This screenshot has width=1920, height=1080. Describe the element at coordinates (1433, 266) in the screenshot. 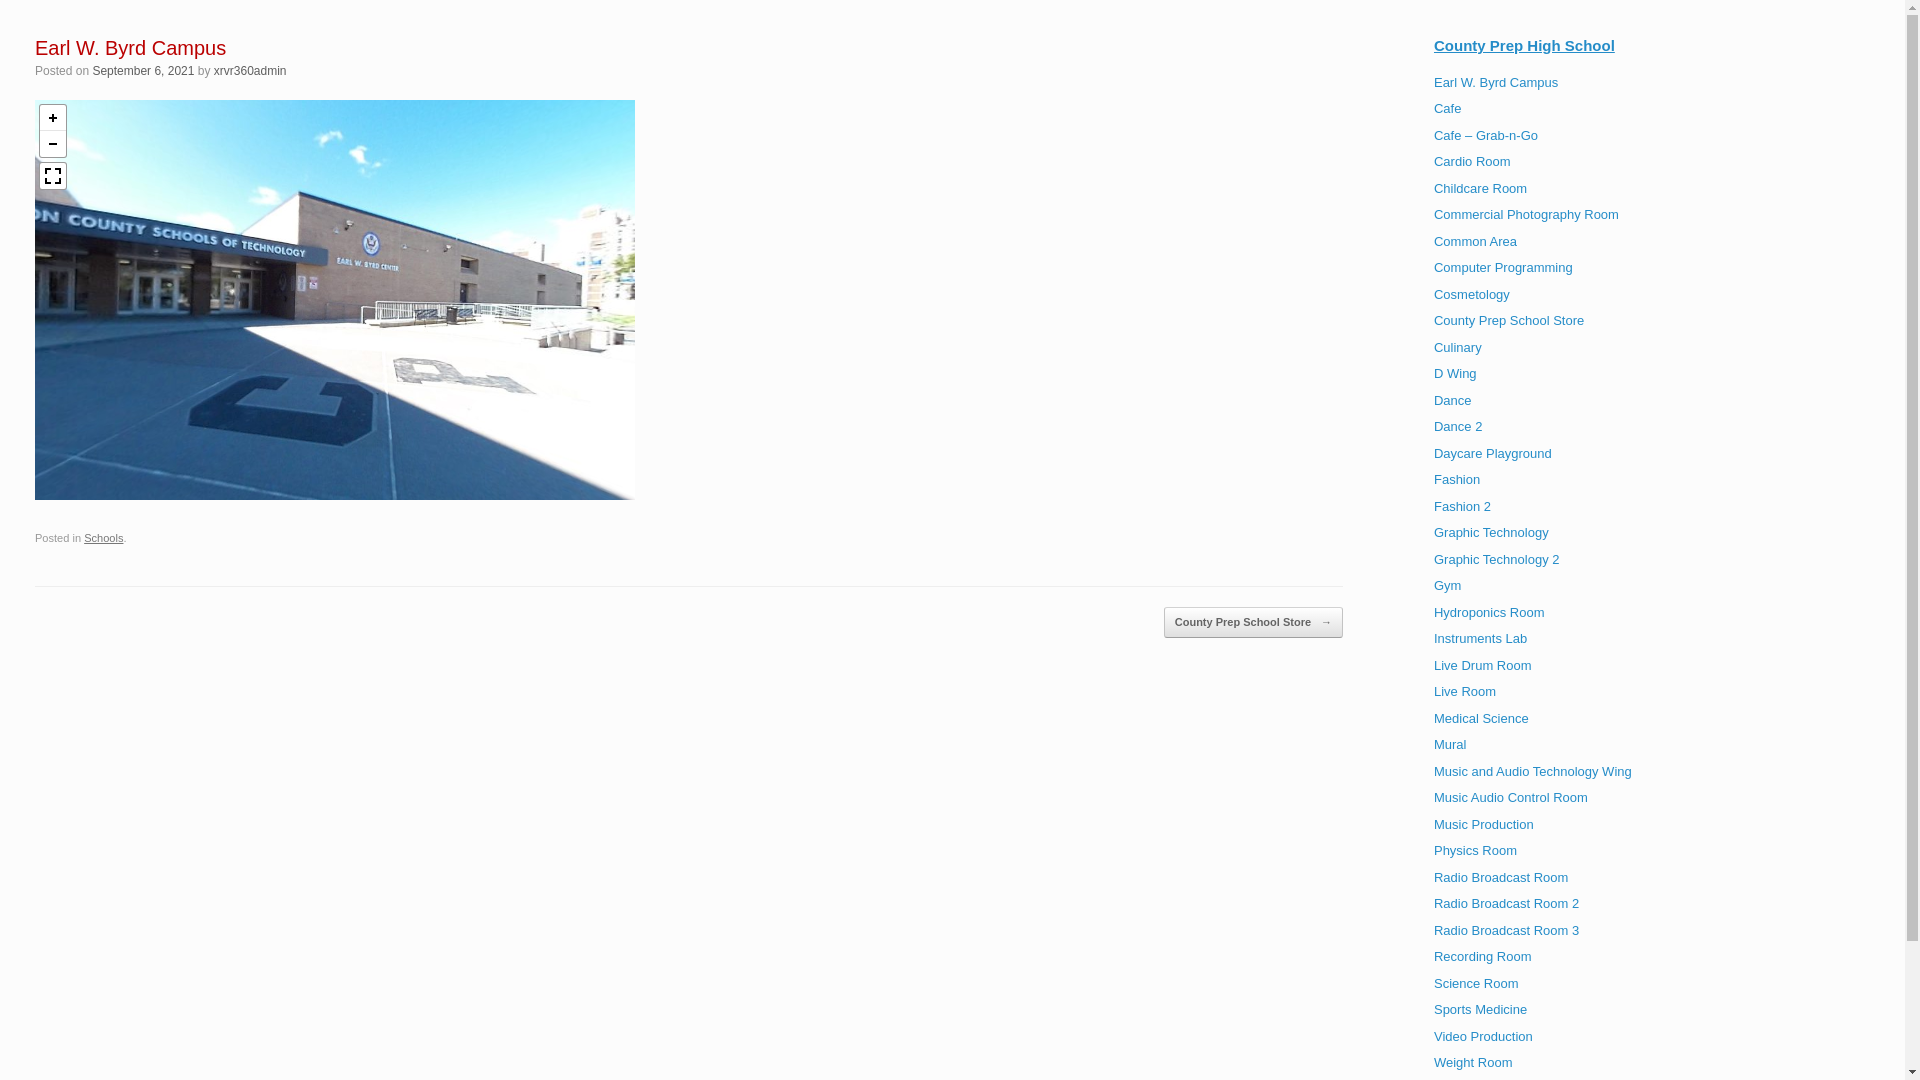

I see `'Computer Programming'` at that location.